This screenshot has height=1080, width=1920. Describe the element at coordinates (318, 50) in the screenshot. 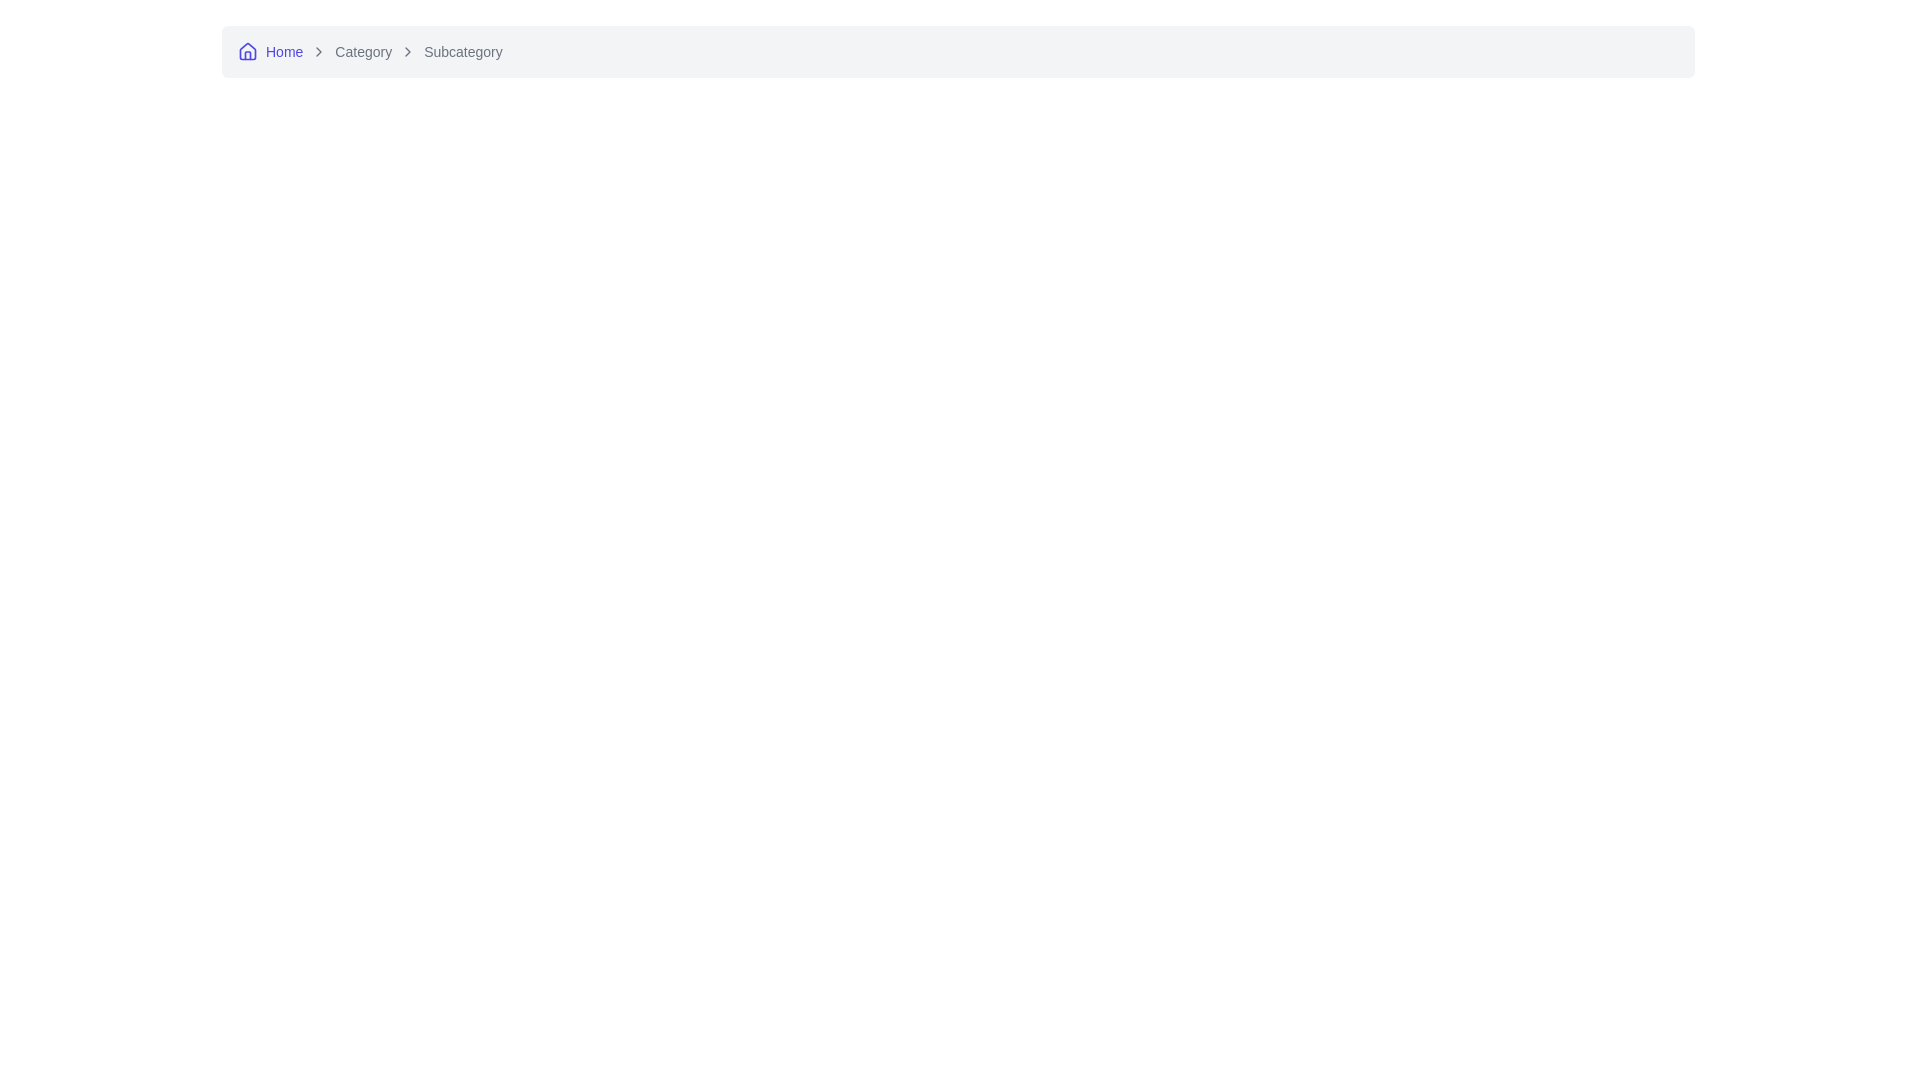

I see `the right-facing chevron icon positioned between the 'Home' and 'Category' breadcrumb labels` at that location.